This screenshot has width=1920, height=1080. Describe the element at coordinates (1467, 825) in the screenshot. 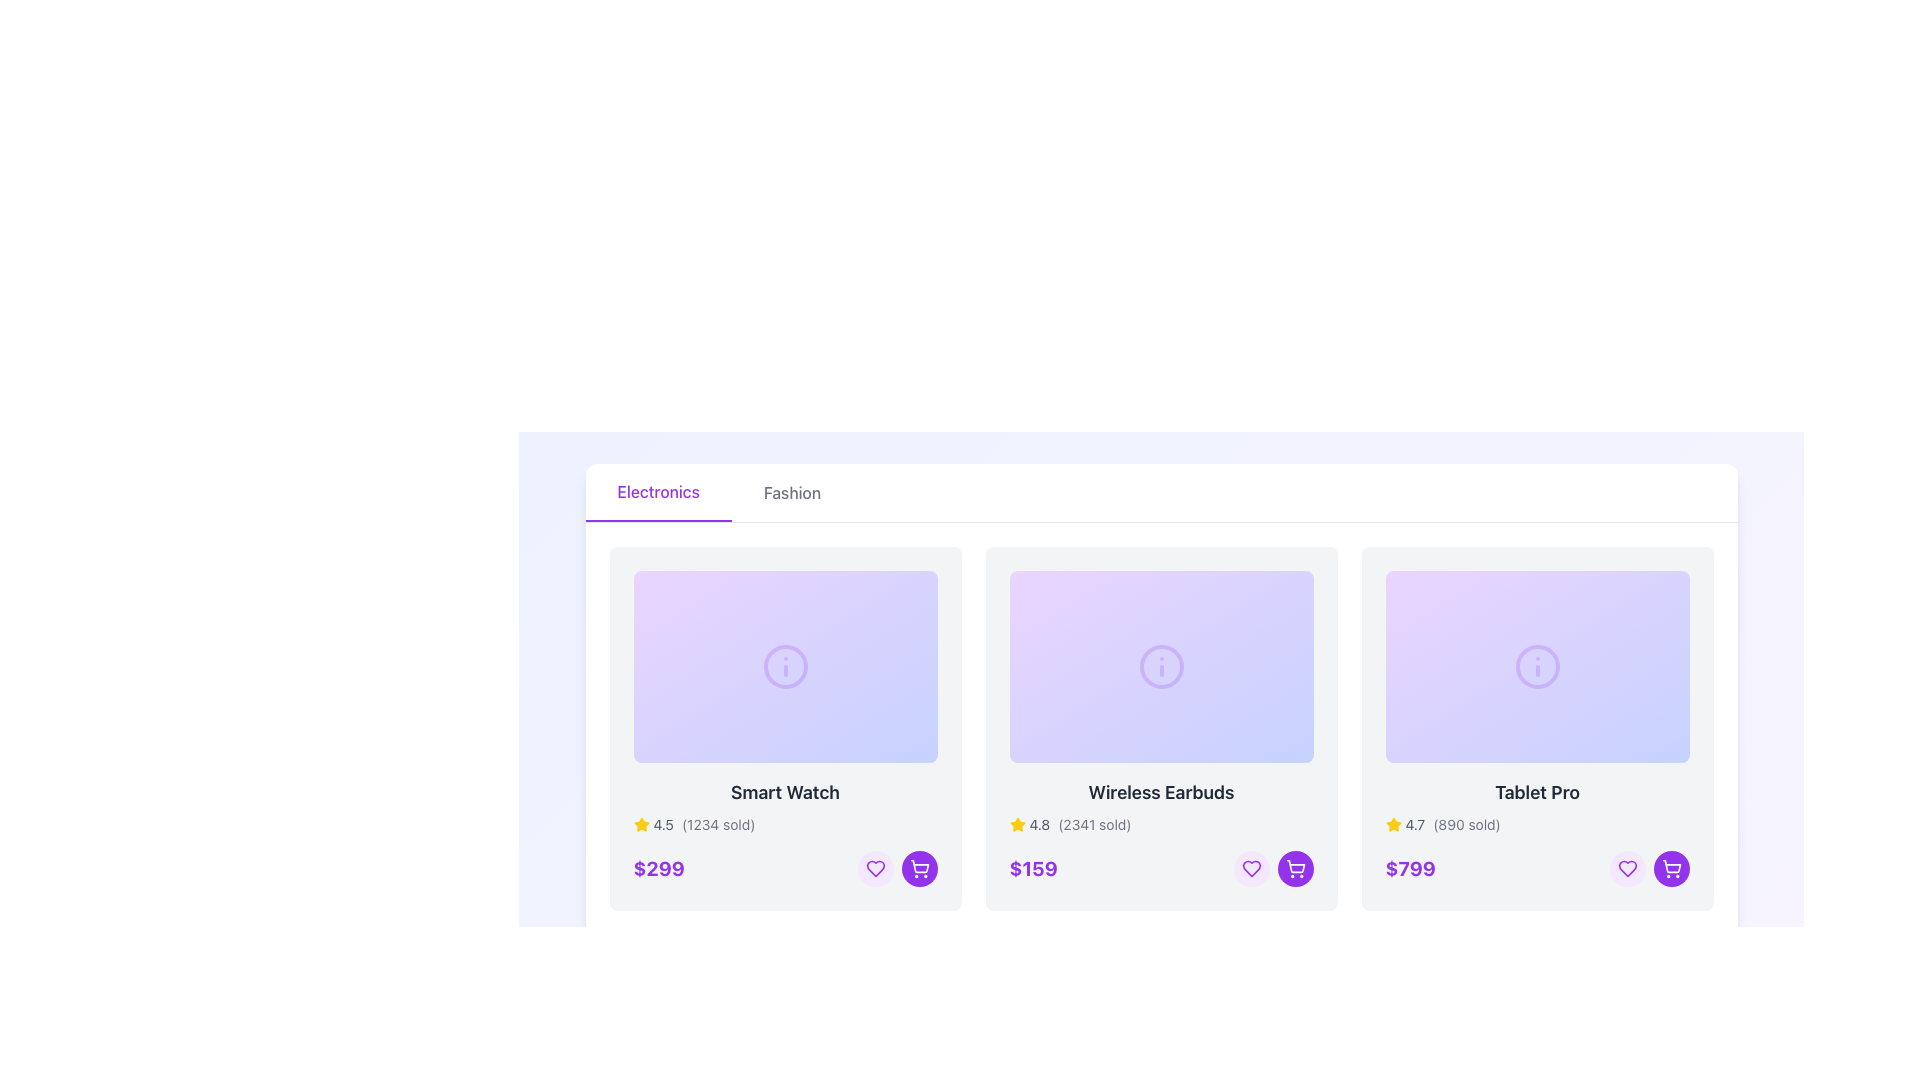

I see `the text label displaying '(890 sold)' which is styled in gray and located to the right of the '4.7' rating text, providing sales information for the product` at that location.